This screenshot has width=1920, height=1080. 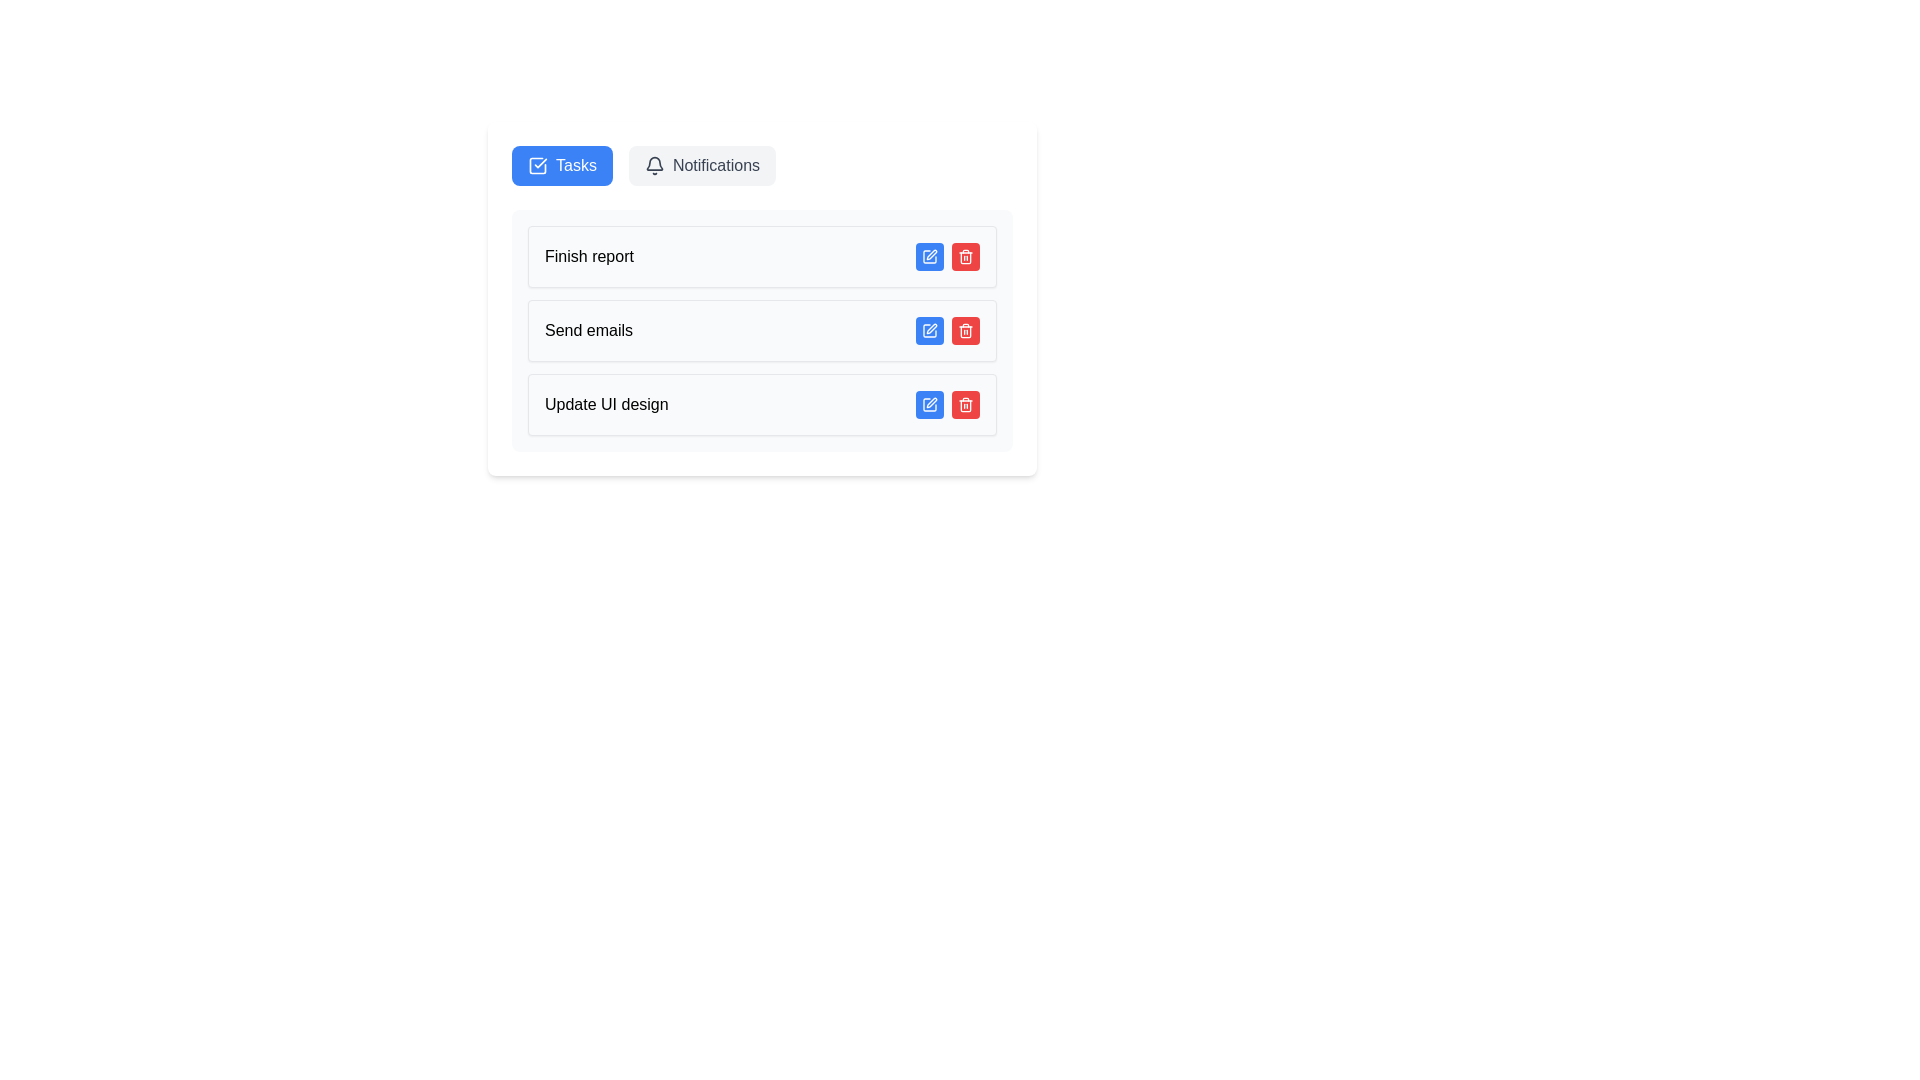 What do you see at coordinates (654, 164) in the screenshot?
I see `the notification icon located to the left of the 'Notifications' text in the upper-right corner of the card layout` at bounding box center [654, 164].